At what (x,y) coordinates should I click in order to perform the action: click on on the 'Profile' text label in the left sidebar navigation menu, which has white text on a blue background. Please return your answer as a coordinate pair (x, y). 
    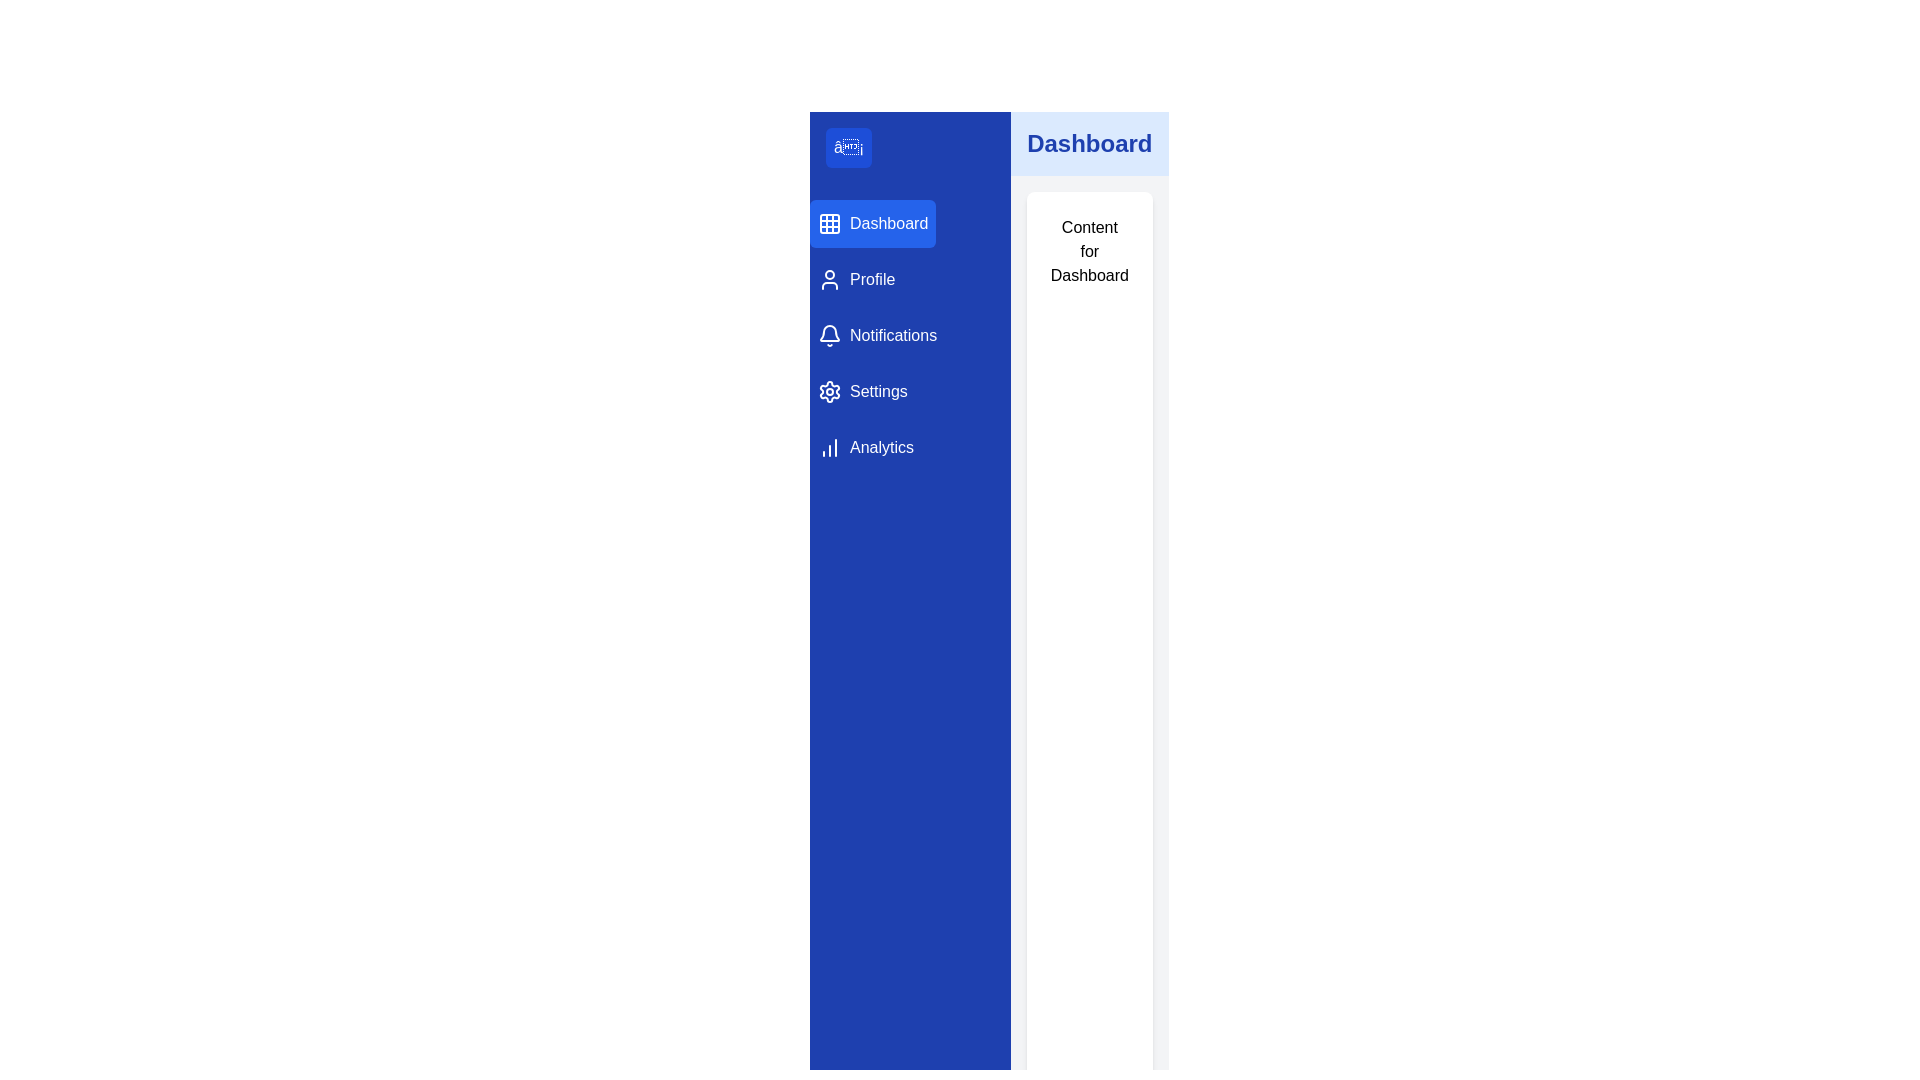
    Looking at the image, I should click on (872, 280).